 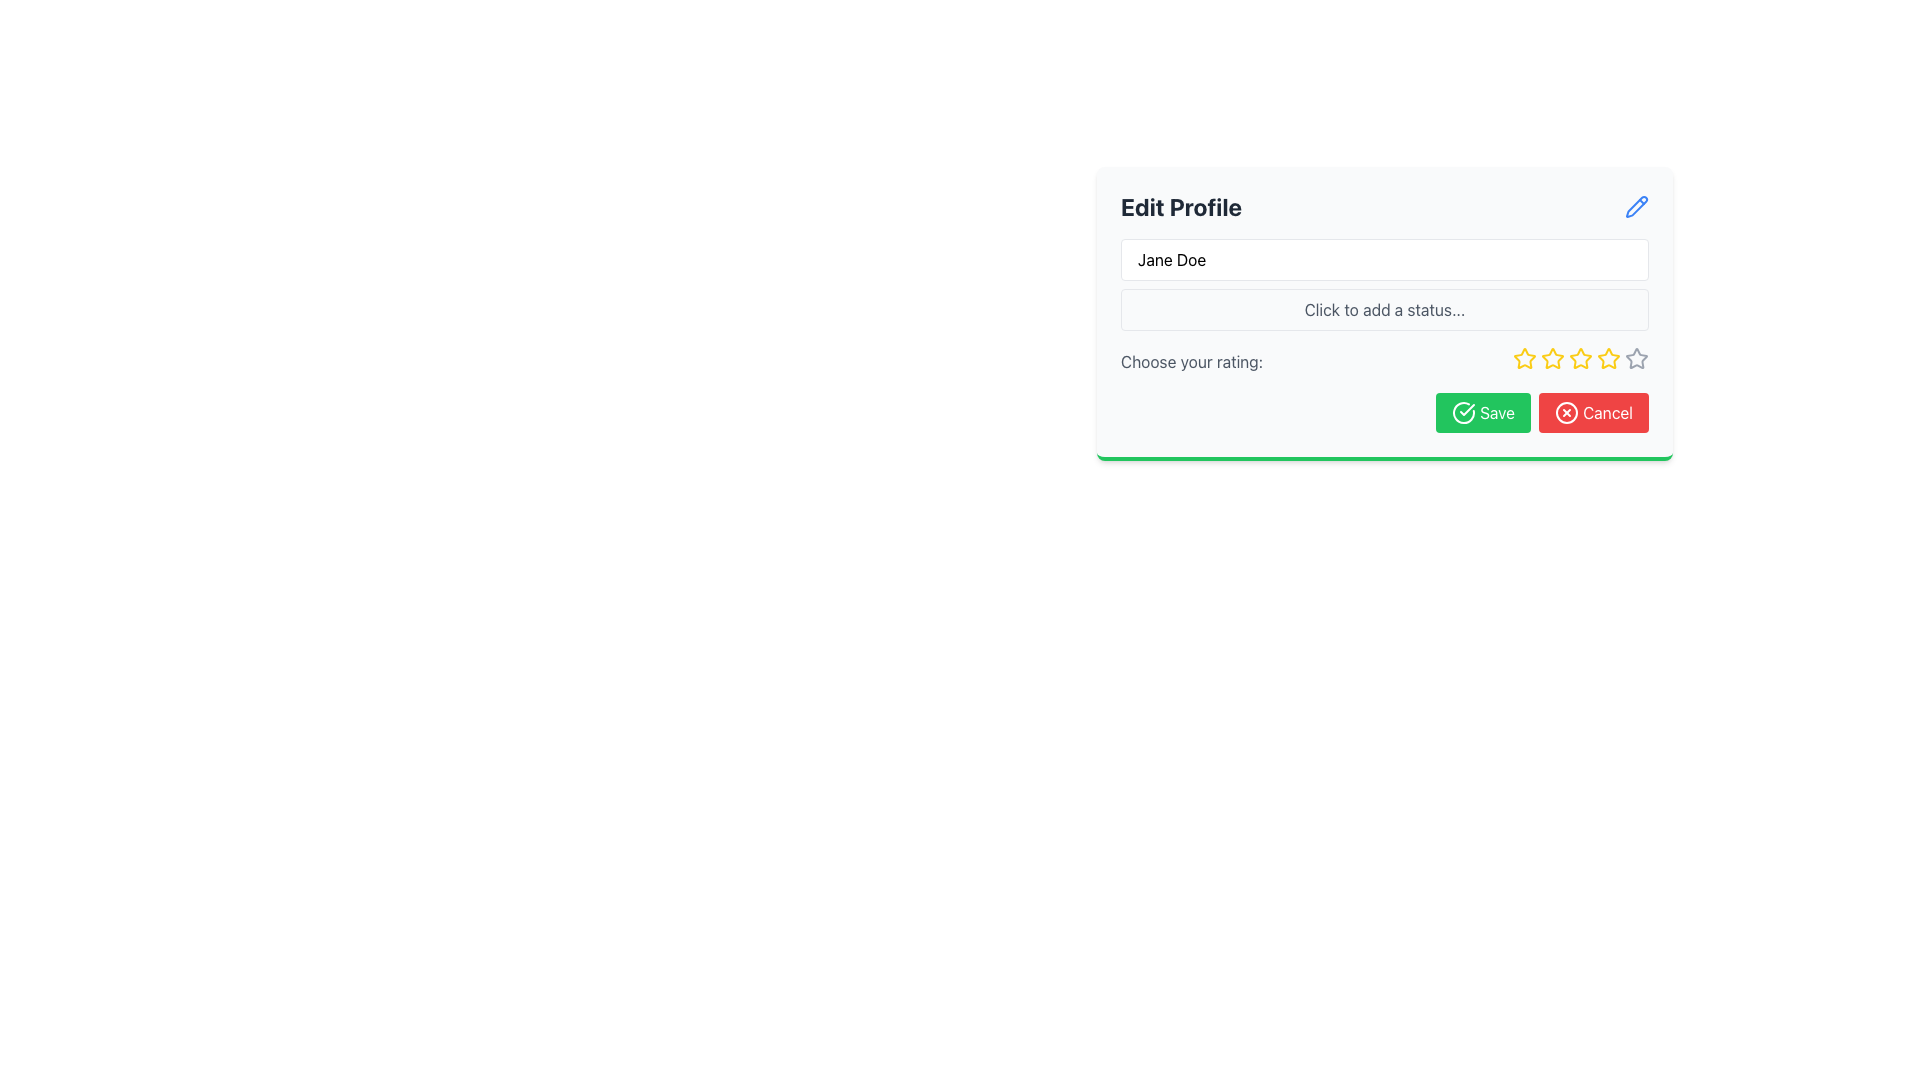 What do you see at coordinates (1592, 411) in the screenshot?
I see `the cancel button located at the bottom right of the modal dialog, which is the second button from the right` at bounding box center [1592, 411].